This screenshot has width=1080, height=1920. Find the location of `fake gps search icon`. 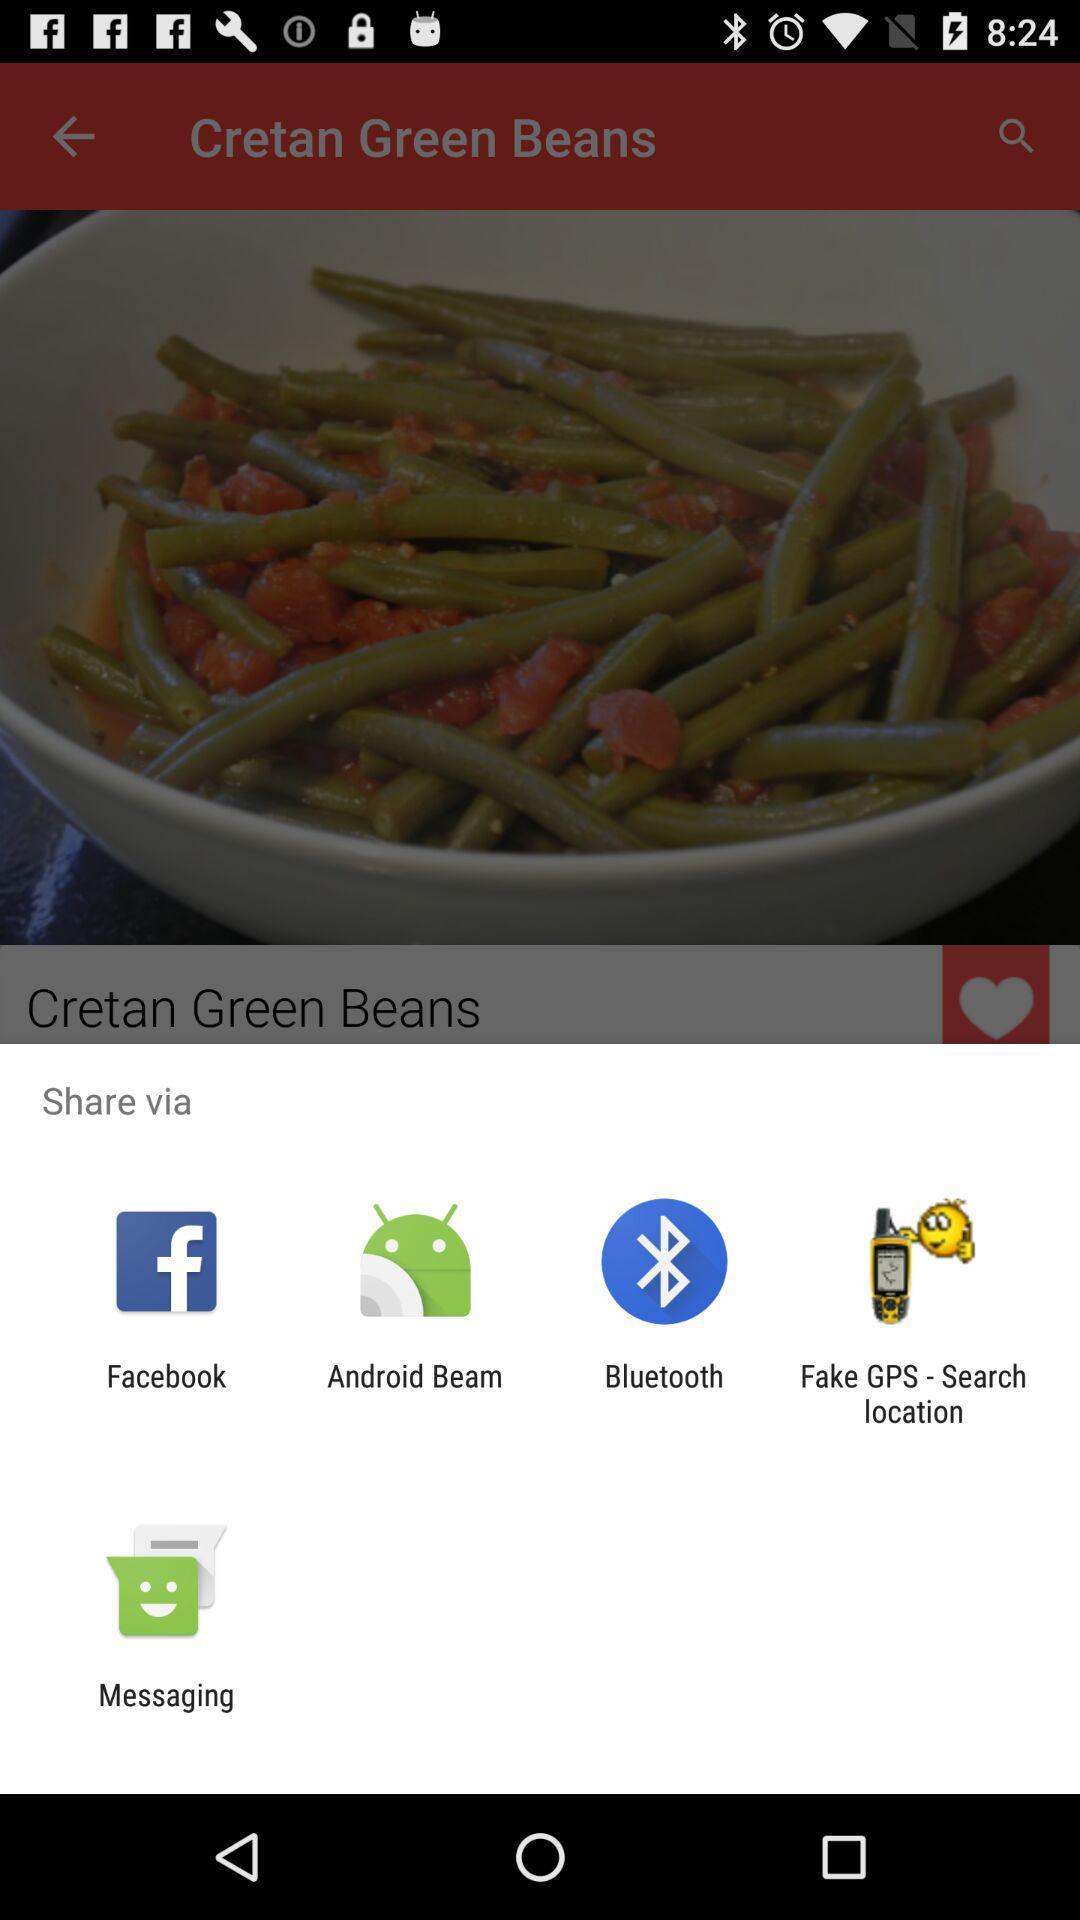

fake gps search icon is located at coordinates (913, 1392).